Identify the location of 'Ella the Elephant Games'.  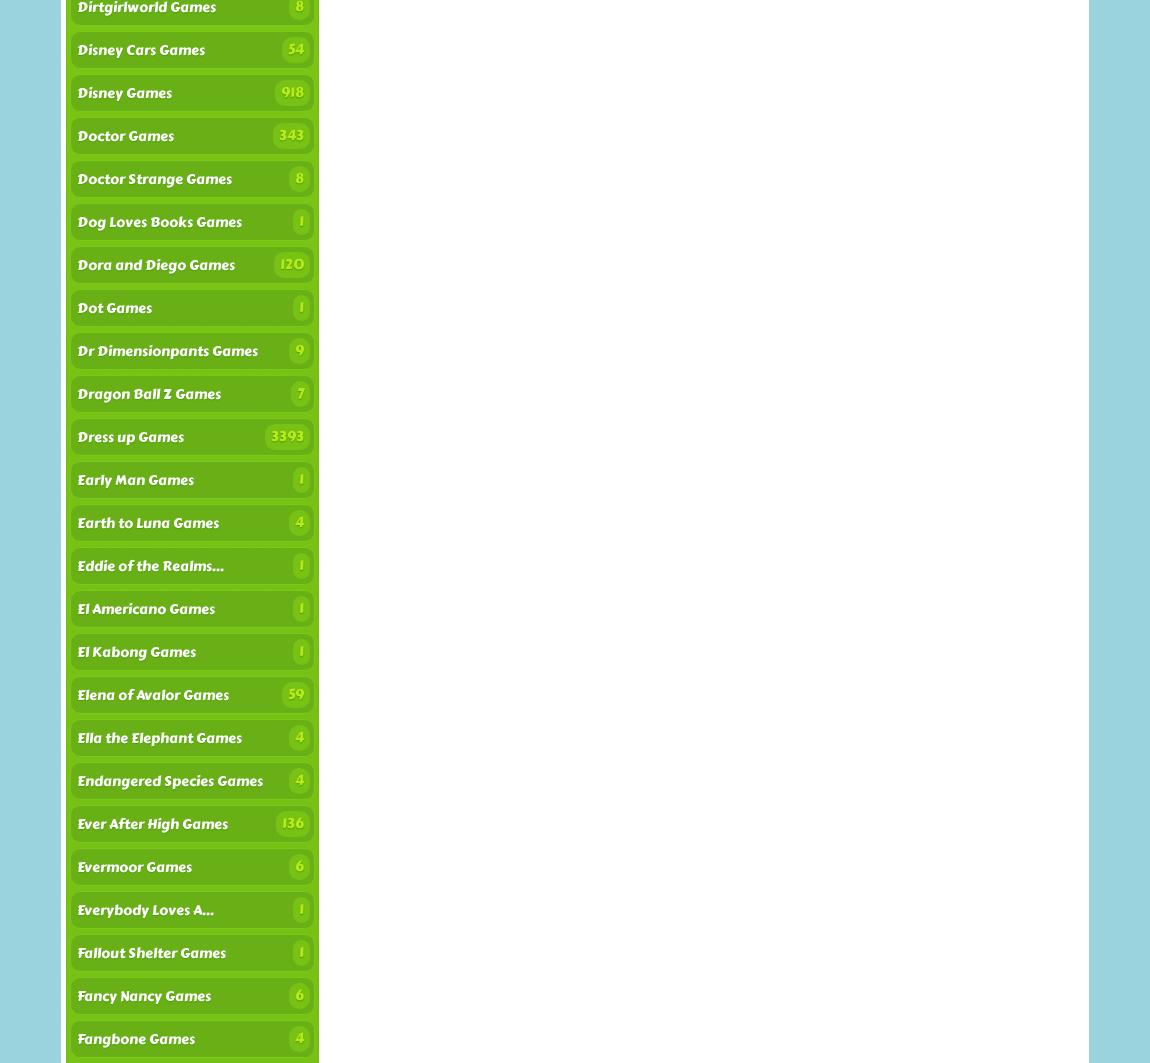
(76, 737).